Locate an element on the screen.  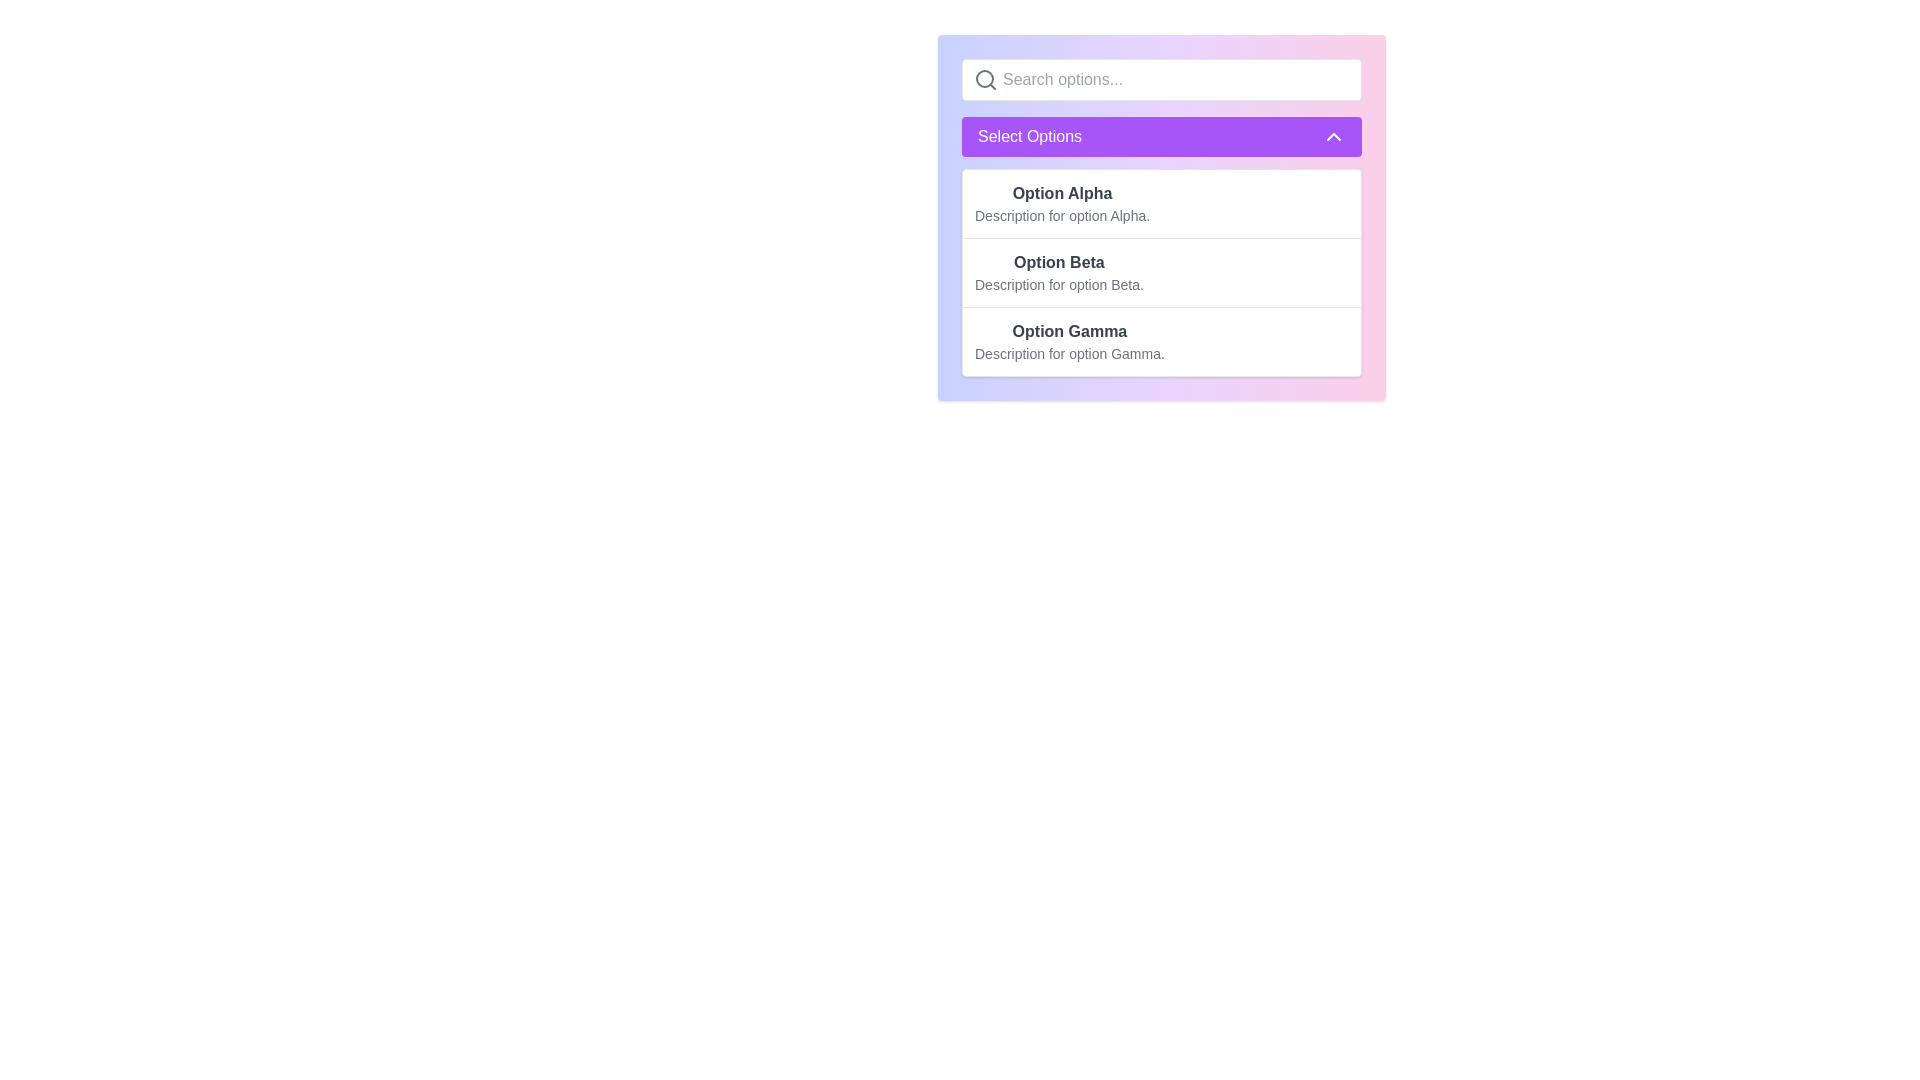
the decorative circle in the SVG element representing the glass lens of a magnifying glass icon, located in the top-left corner of the search bar is located at coordinates (984, 77).